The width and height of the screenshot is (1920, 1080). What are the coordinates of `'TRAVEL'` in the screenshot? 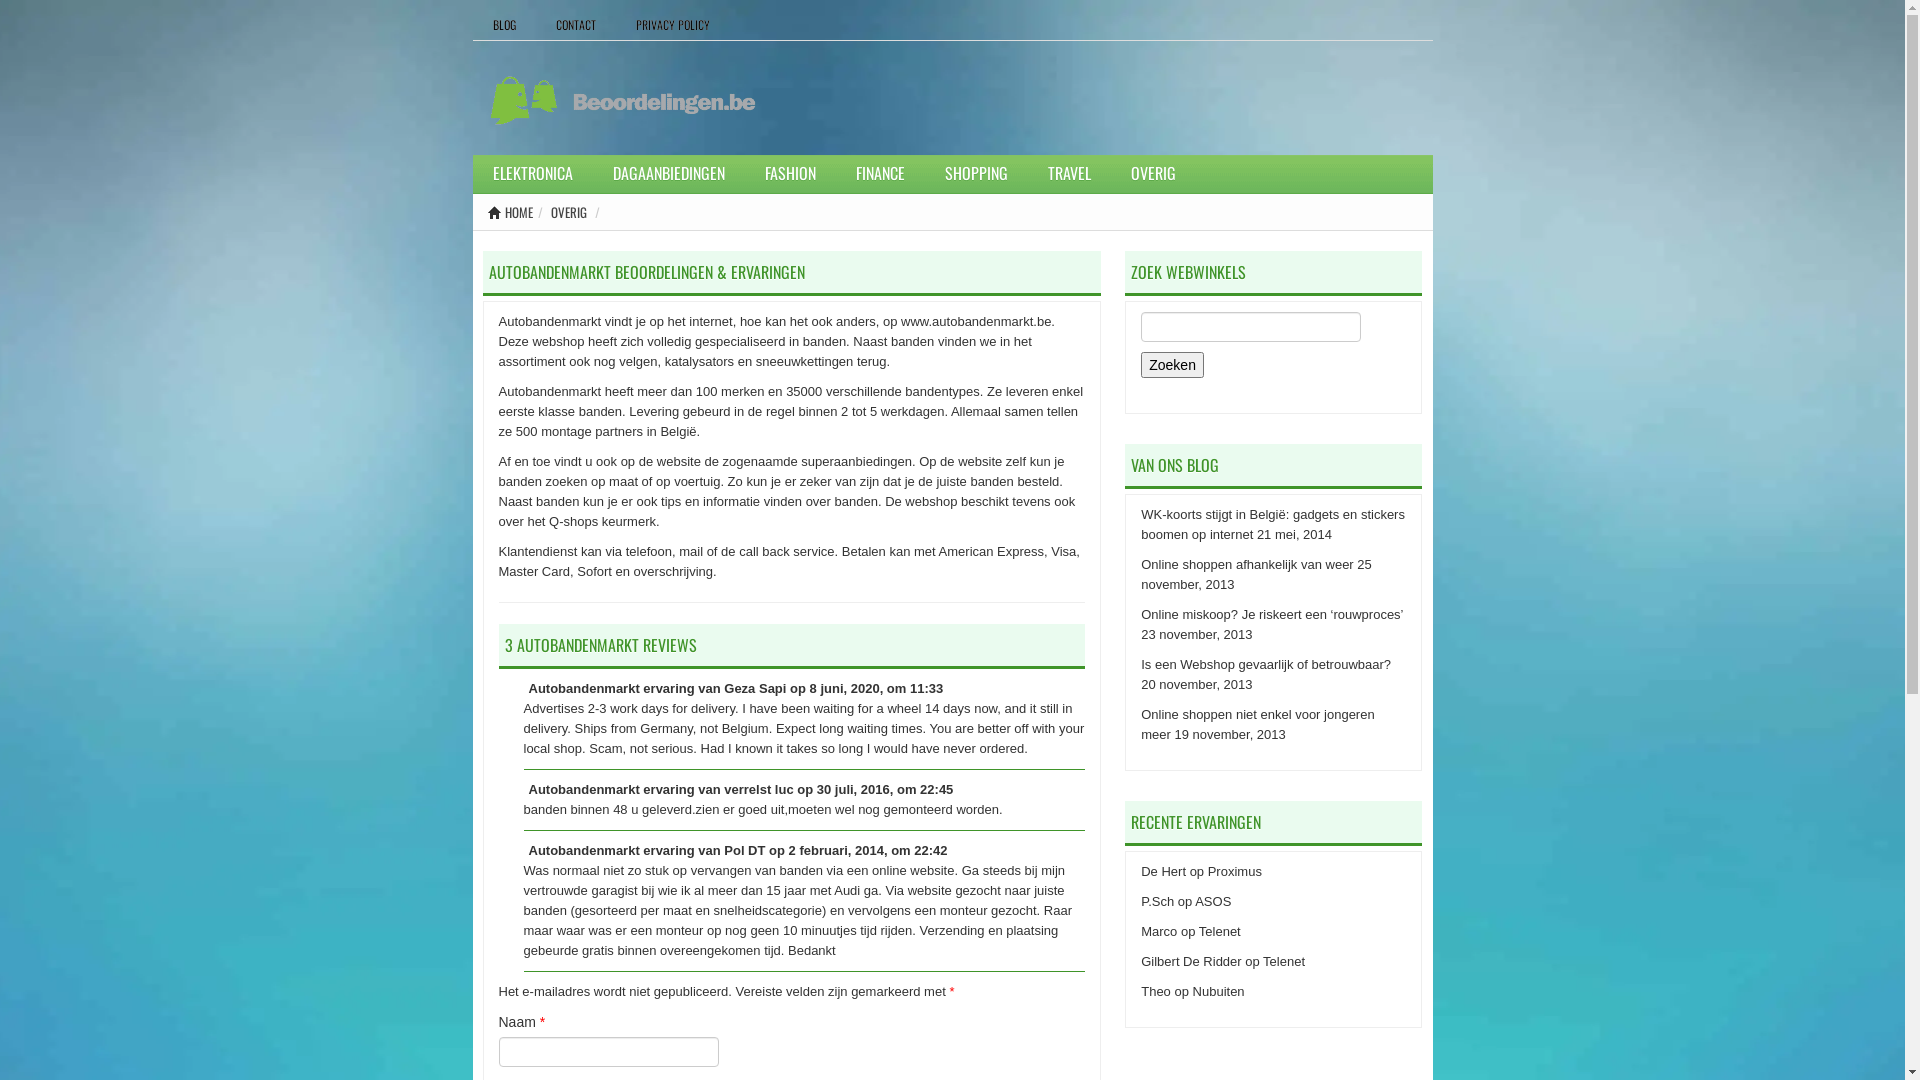 It's located at (1027, 172).